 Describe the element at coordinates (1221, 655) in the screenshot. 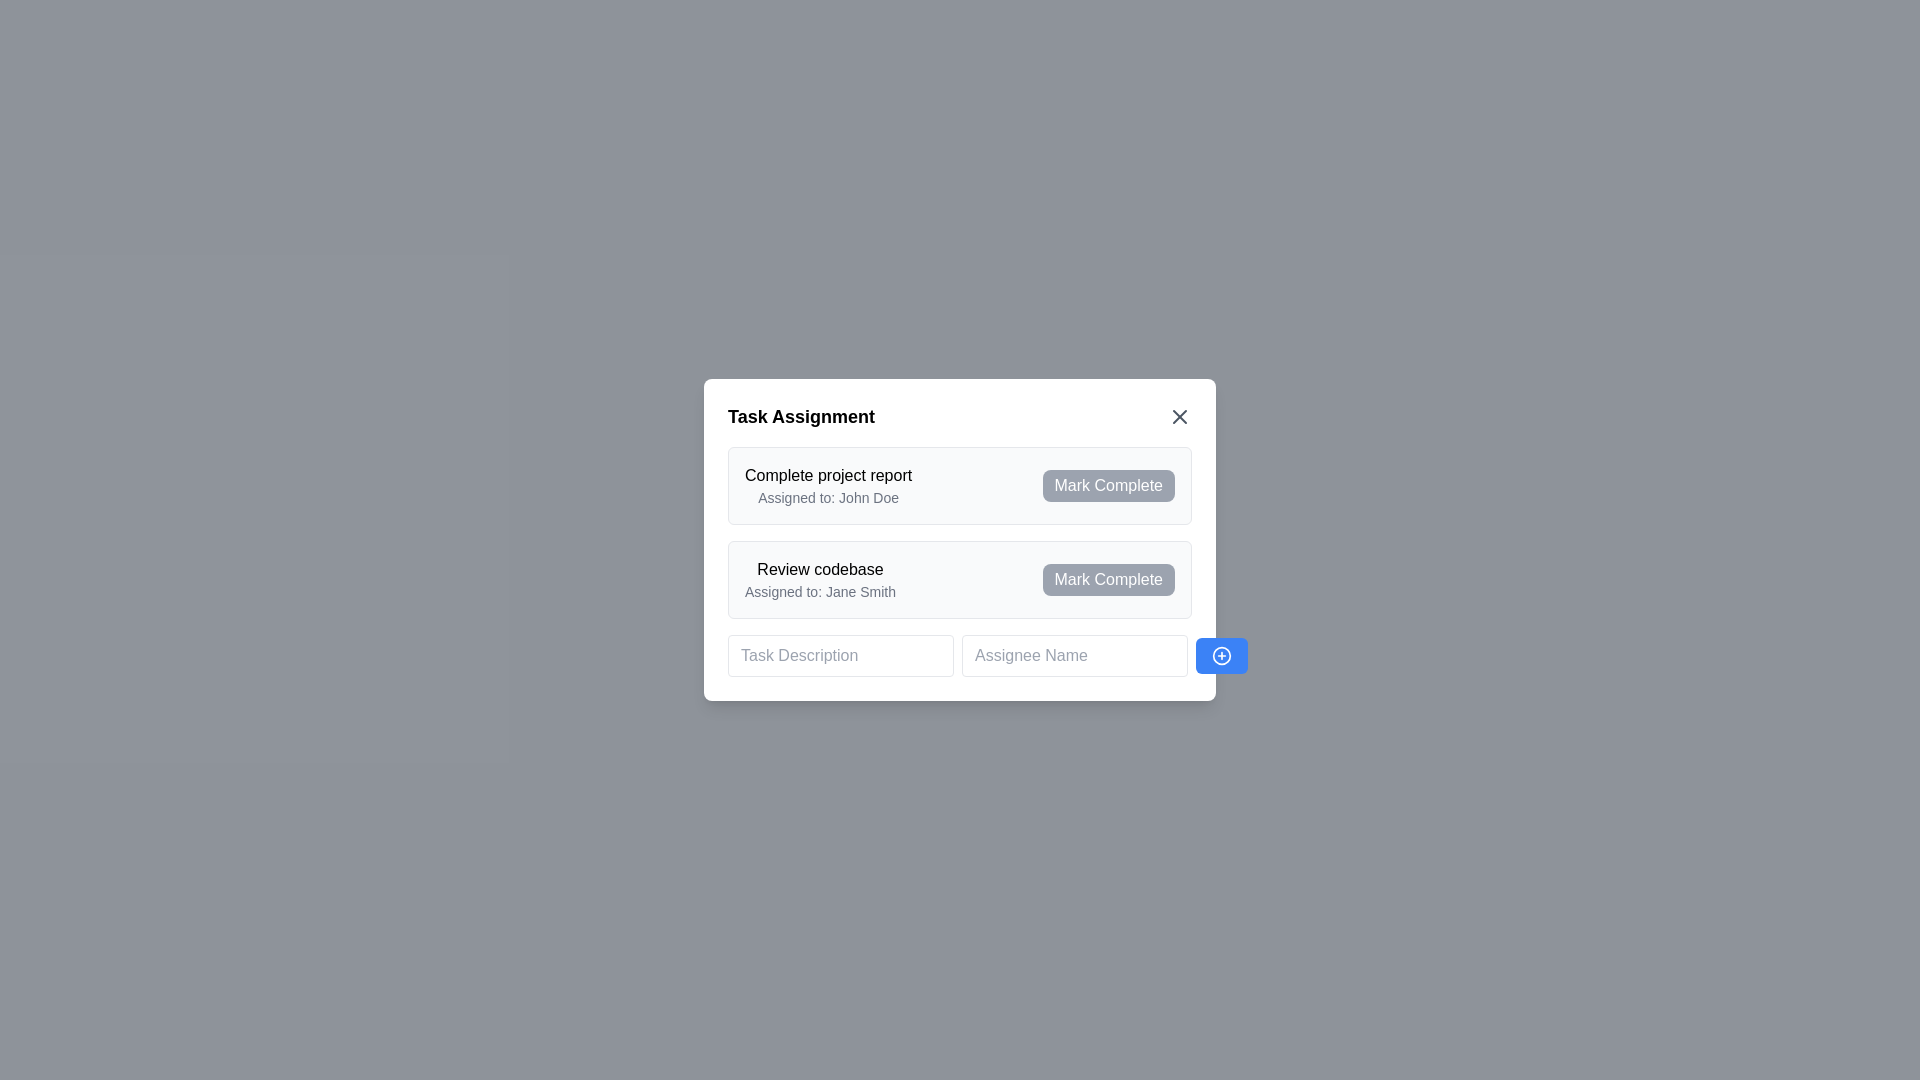

I see `the add item icon located at the bottom-right corner of the modal dialog` at that location.